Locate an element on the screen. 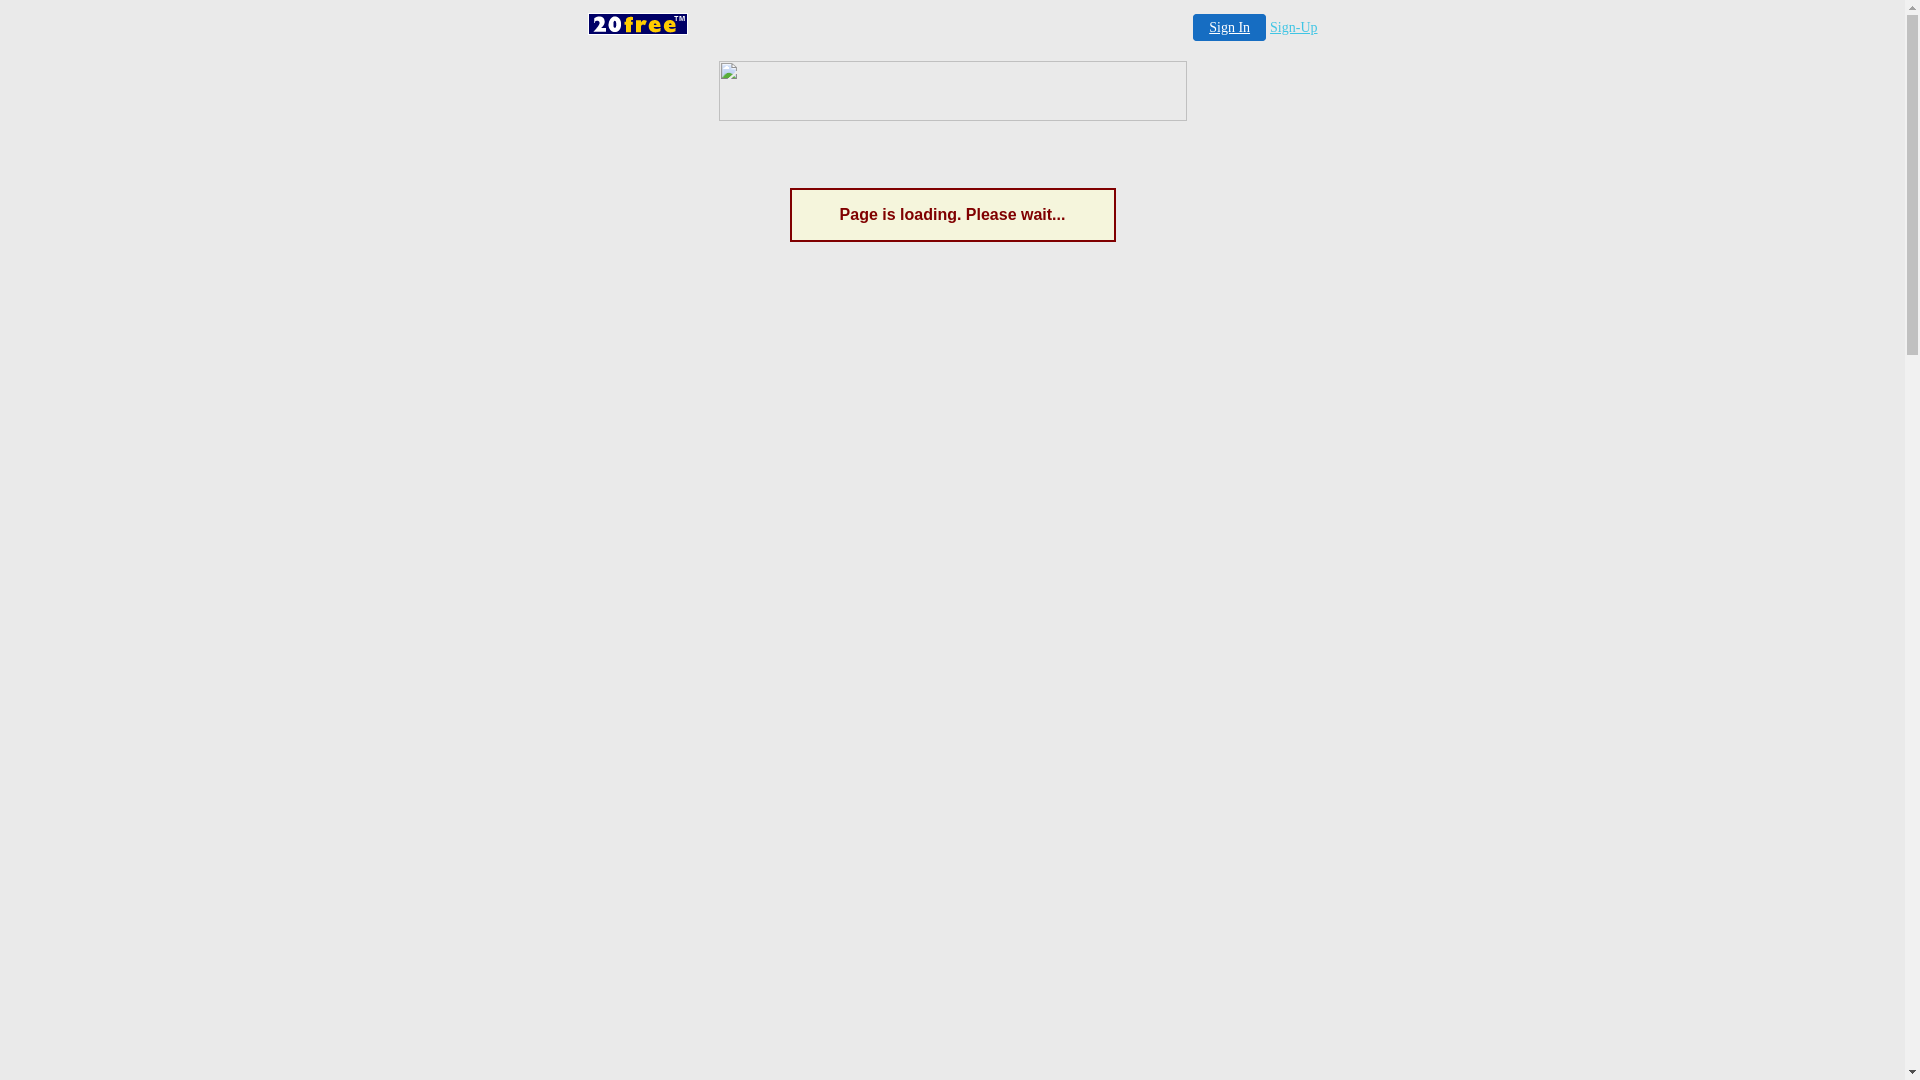 The height and width of the screenshot is (1080, 1920). 'Sign In' is located at coordinates (1228, 27).